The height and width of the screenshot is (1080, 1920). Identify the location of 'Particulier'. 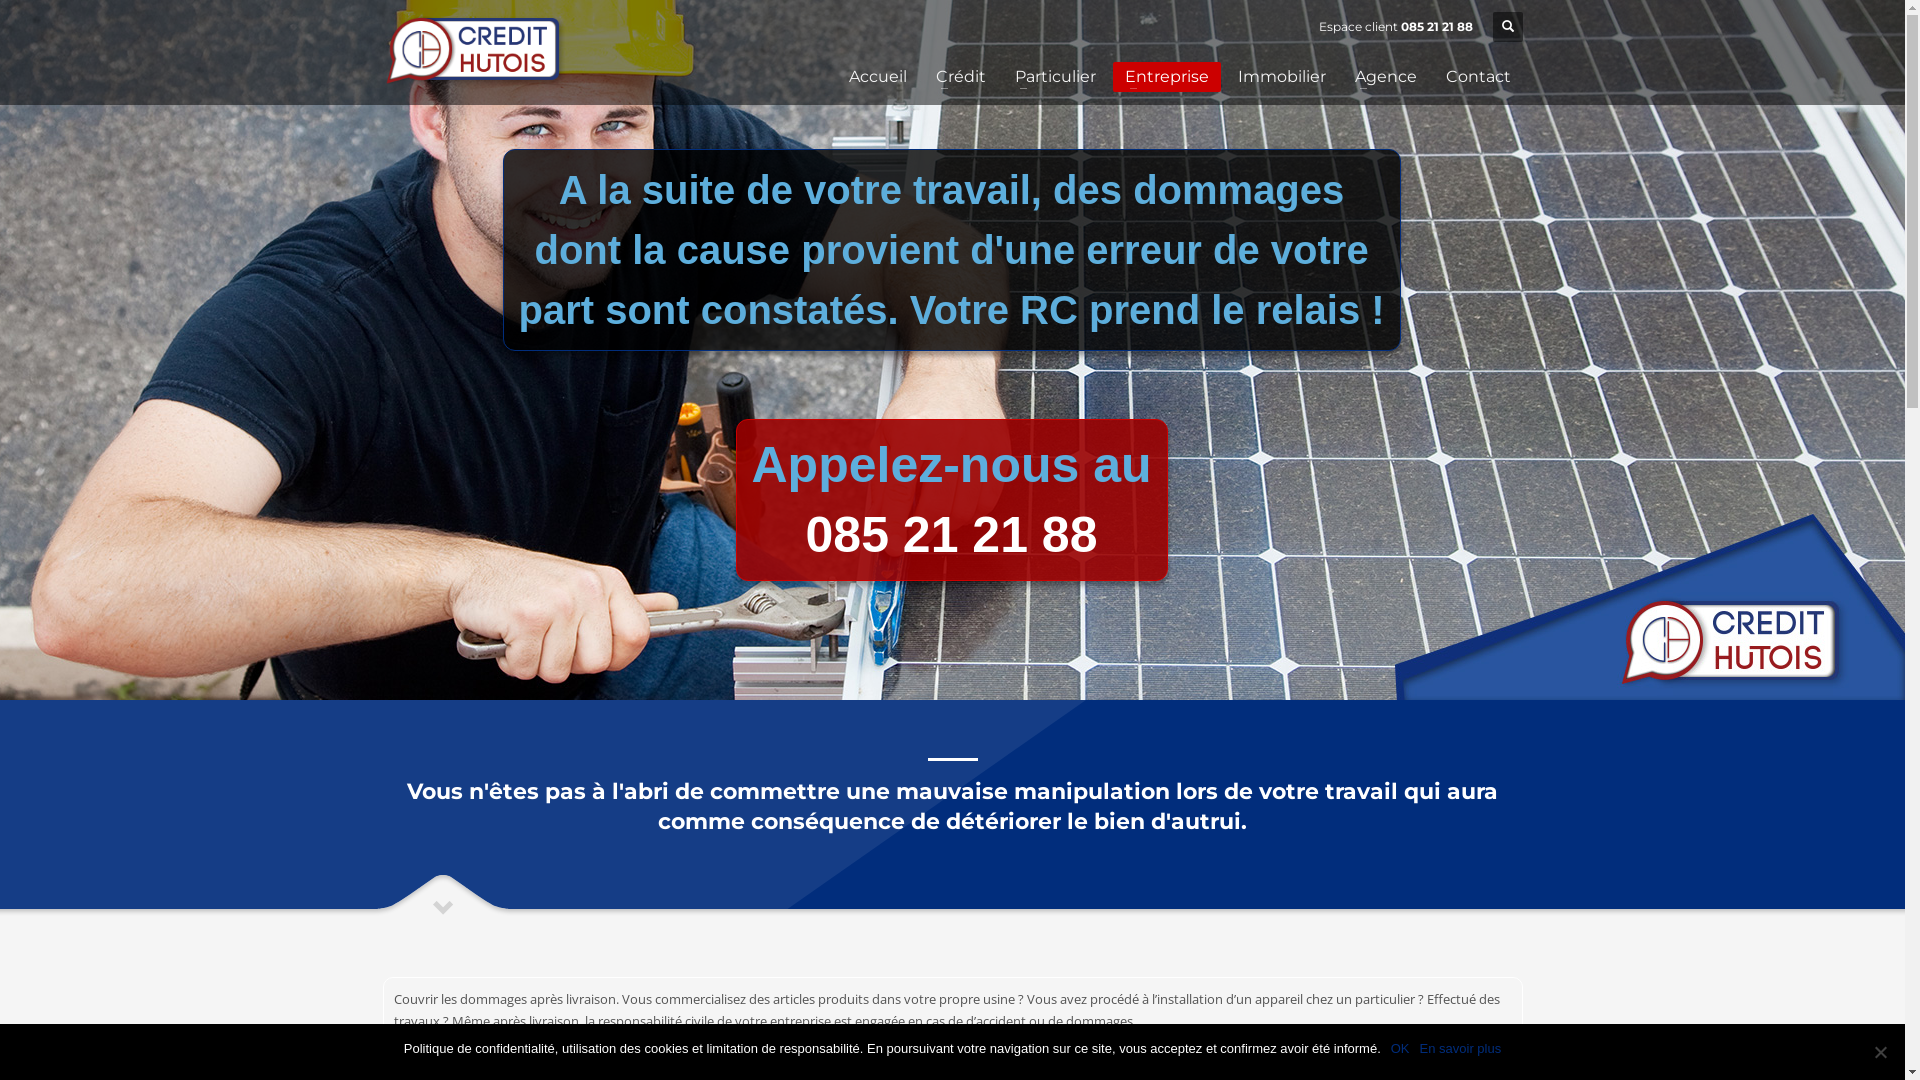
(1053, 76).